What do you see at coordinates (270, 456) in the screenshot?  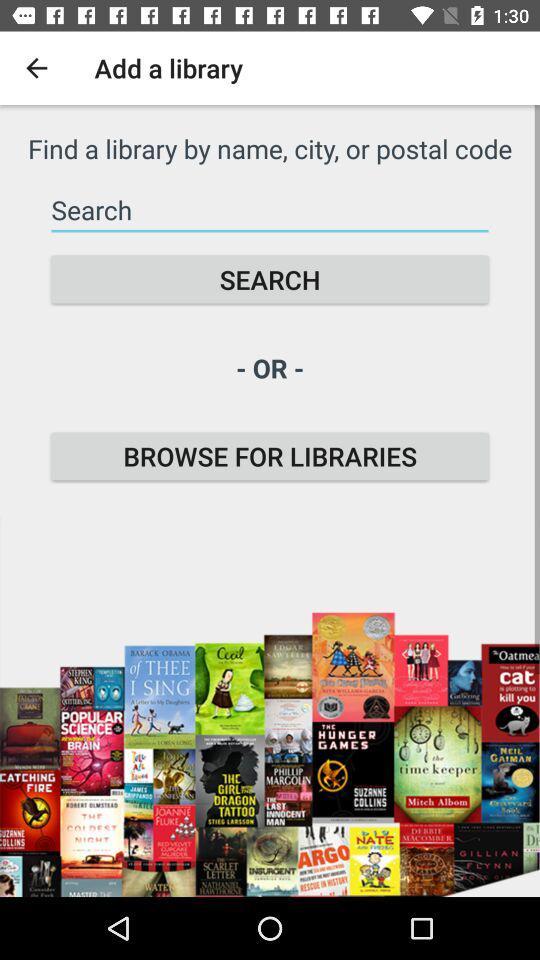 I see `item below - or - icon` at bounding box center [270, 456].